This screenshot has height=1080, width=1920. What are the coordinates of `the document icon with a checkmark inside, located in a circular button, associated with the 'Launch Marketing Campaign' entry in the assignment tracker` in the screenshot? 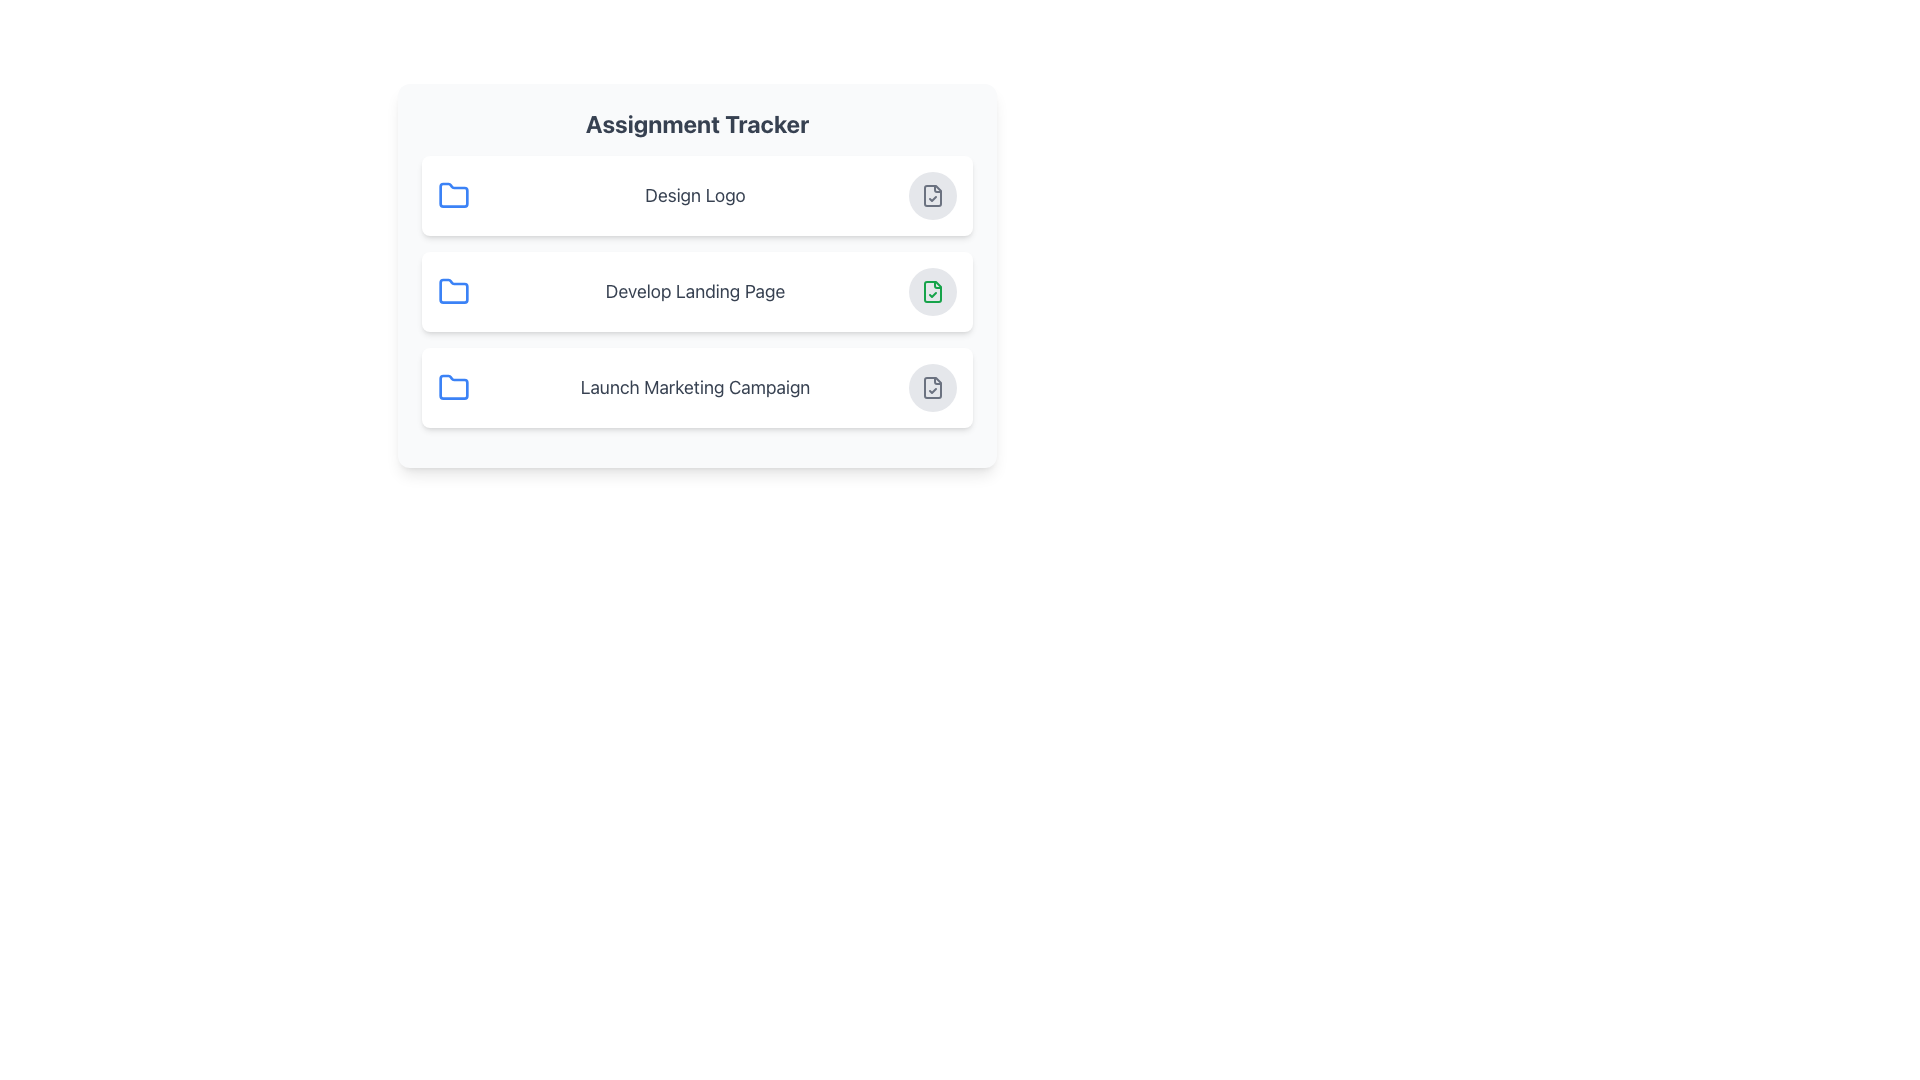 It's located at (931, 388).